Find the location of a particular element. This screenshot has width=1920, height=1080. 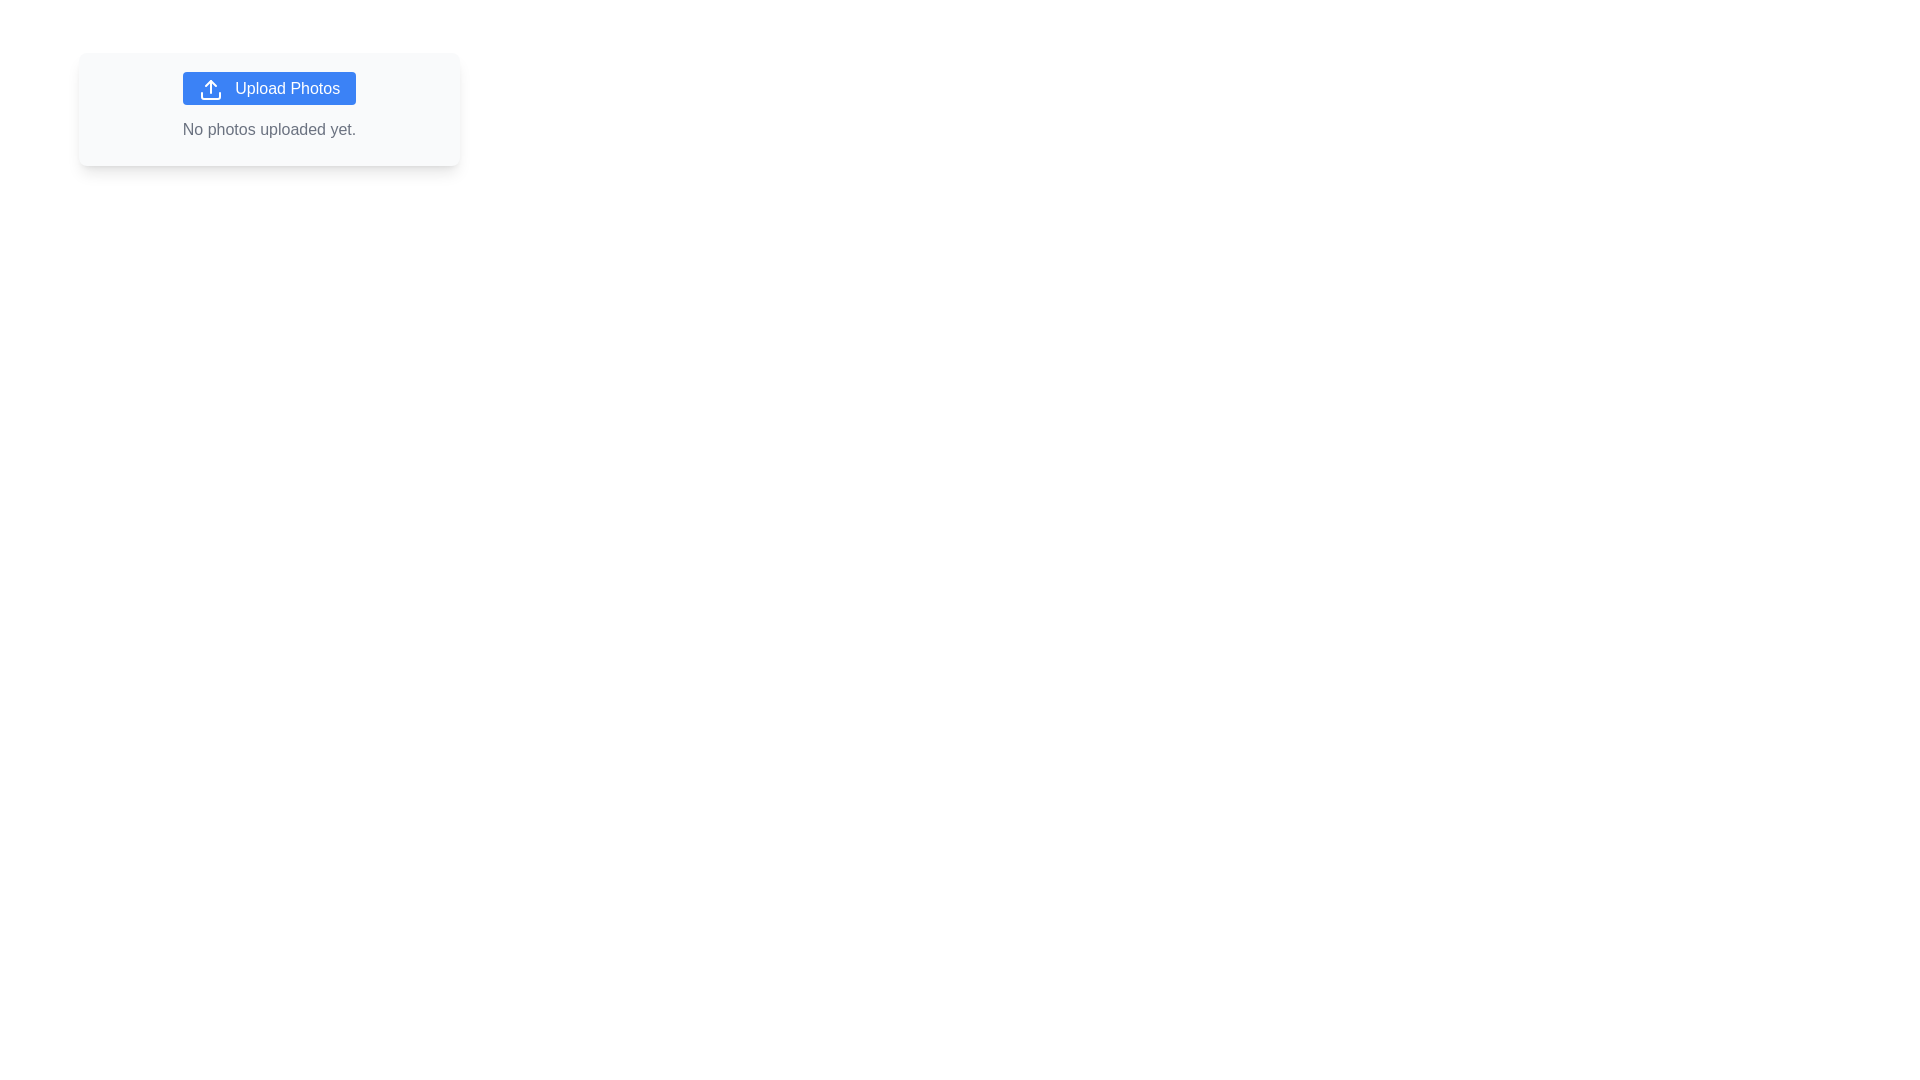

the 'Upload Photos' button which has a blue background and white text to change its background color is located at coordinates (268, 87).